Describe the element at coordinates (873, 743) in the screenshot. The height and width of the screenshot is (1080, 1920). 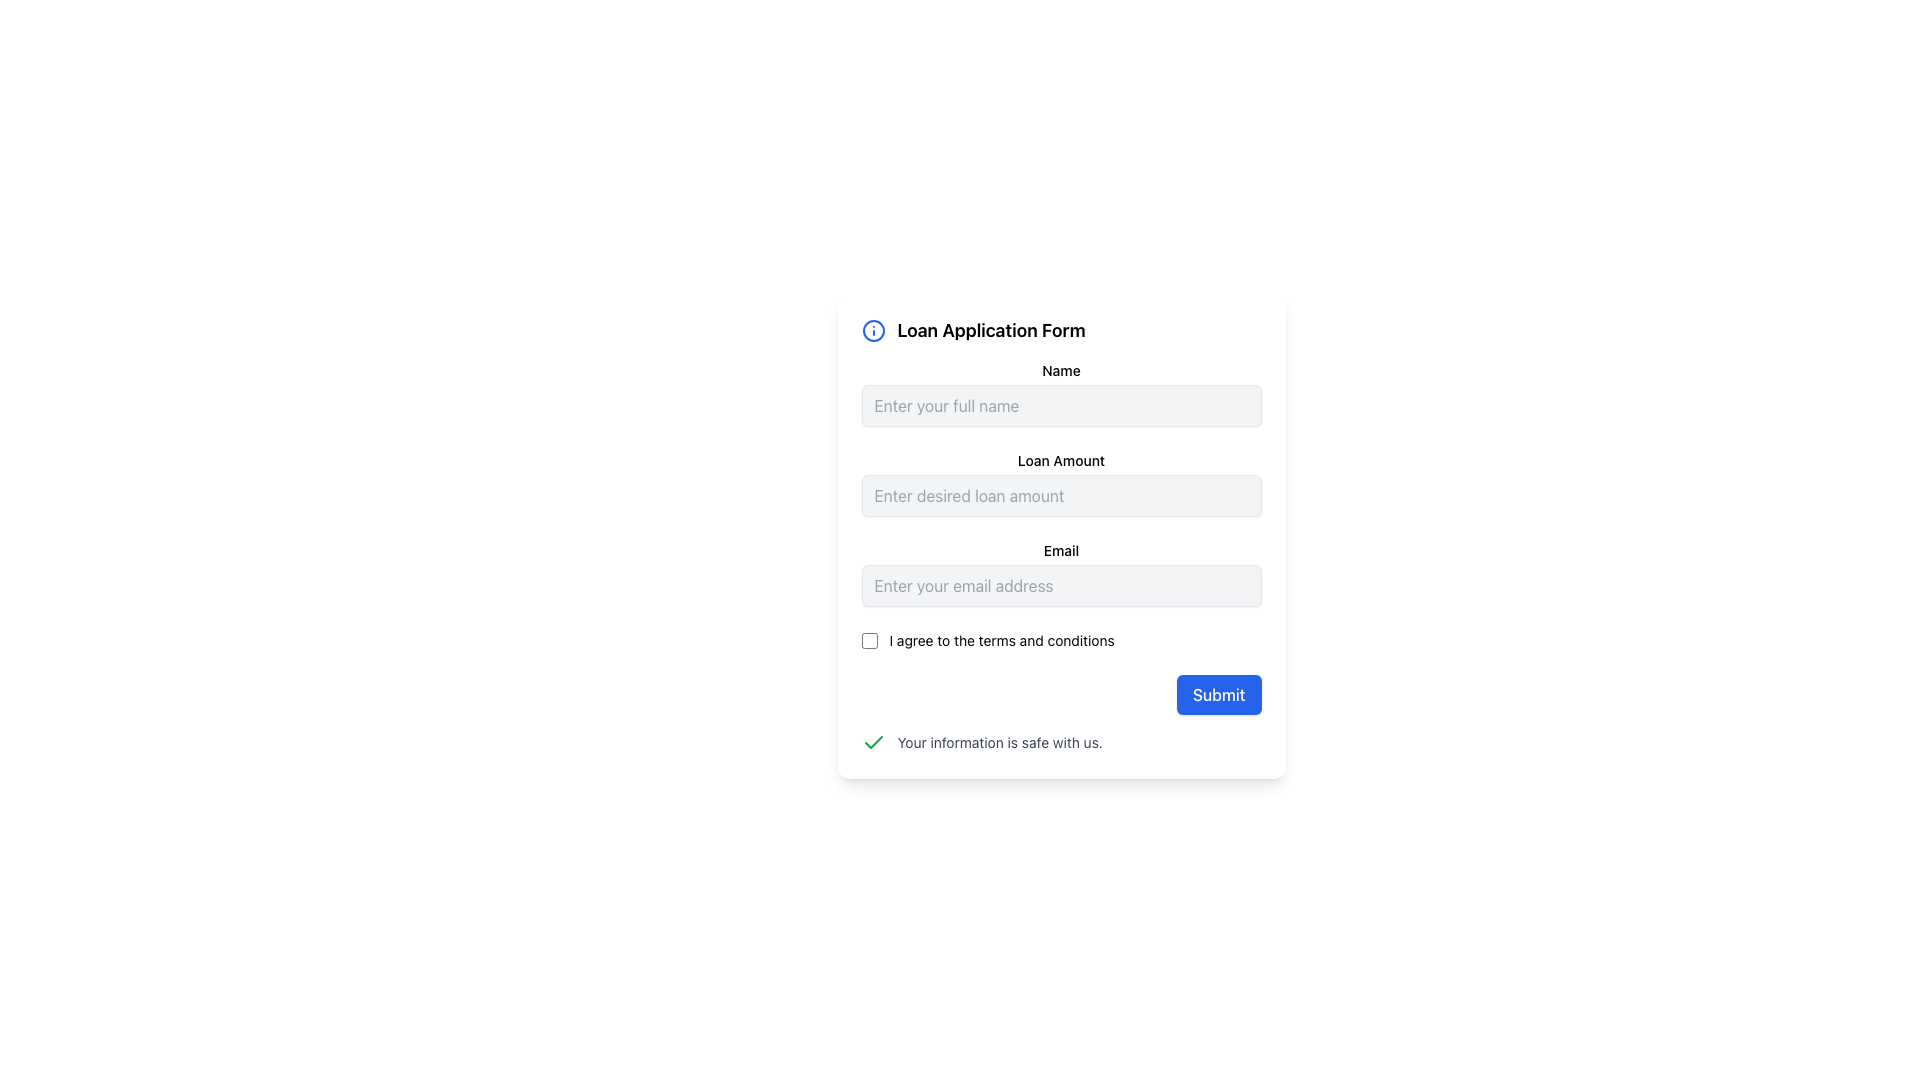
I see `the approval icon located in the bottom-left section of the modal-like form card, adjacent to the text 'Your information is safe with us.'` at that location.